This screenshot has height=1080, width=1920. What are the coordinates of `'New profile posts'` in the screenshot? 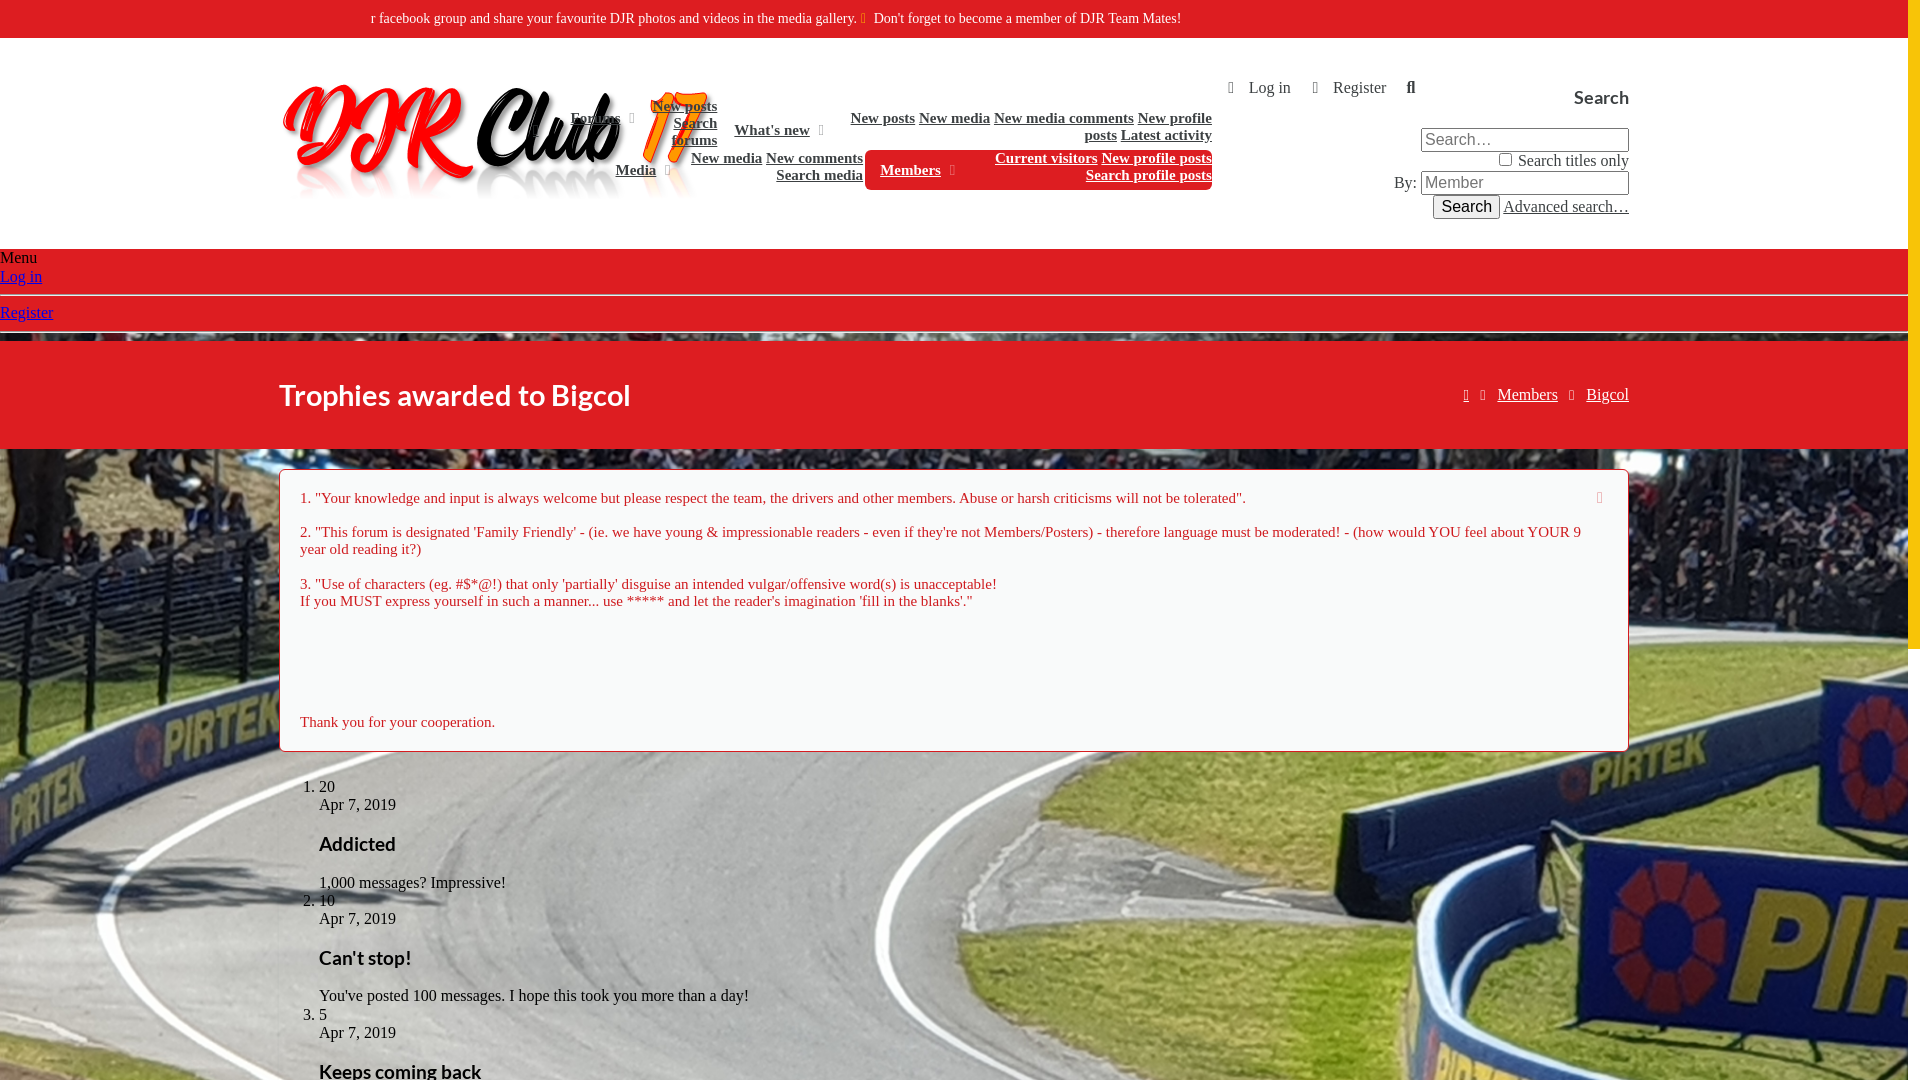 It's located at (1156, 157).